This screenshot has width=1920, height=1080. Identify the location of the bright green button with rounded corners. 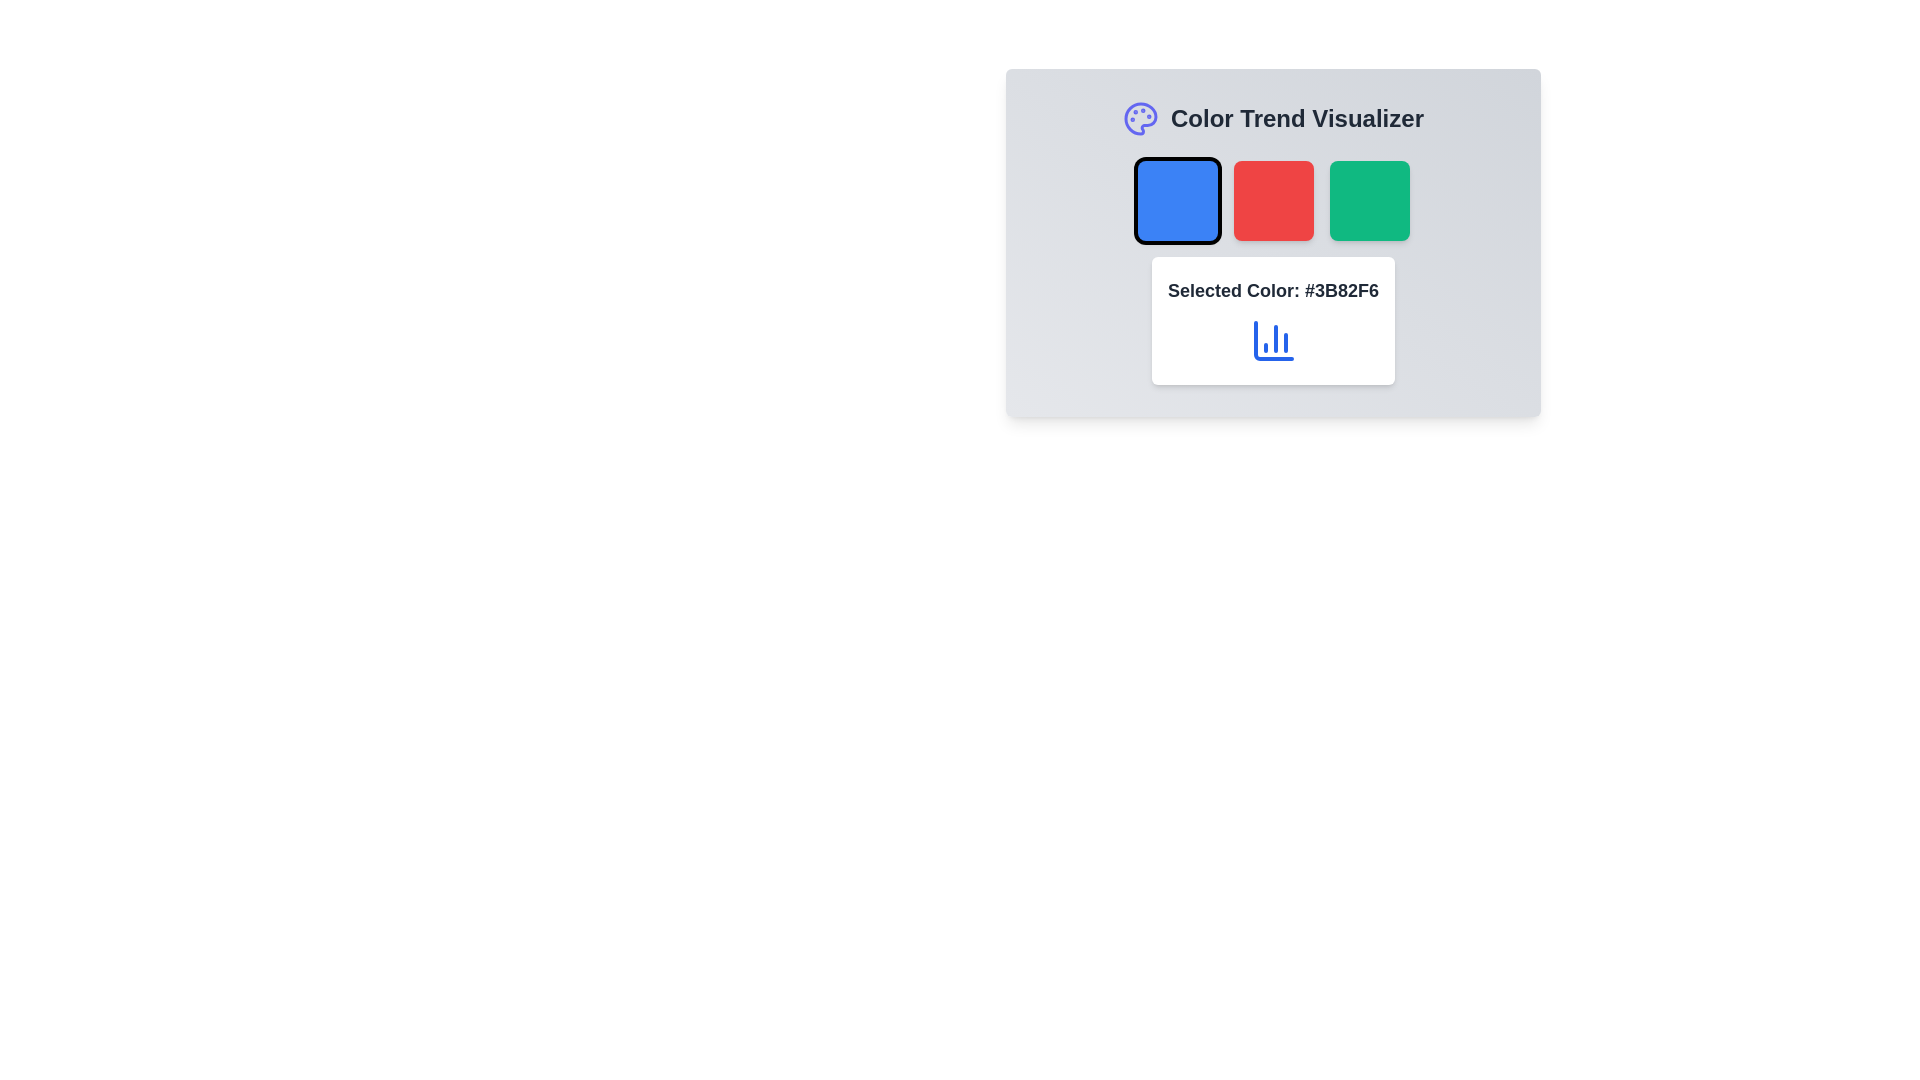
(1368, 200).